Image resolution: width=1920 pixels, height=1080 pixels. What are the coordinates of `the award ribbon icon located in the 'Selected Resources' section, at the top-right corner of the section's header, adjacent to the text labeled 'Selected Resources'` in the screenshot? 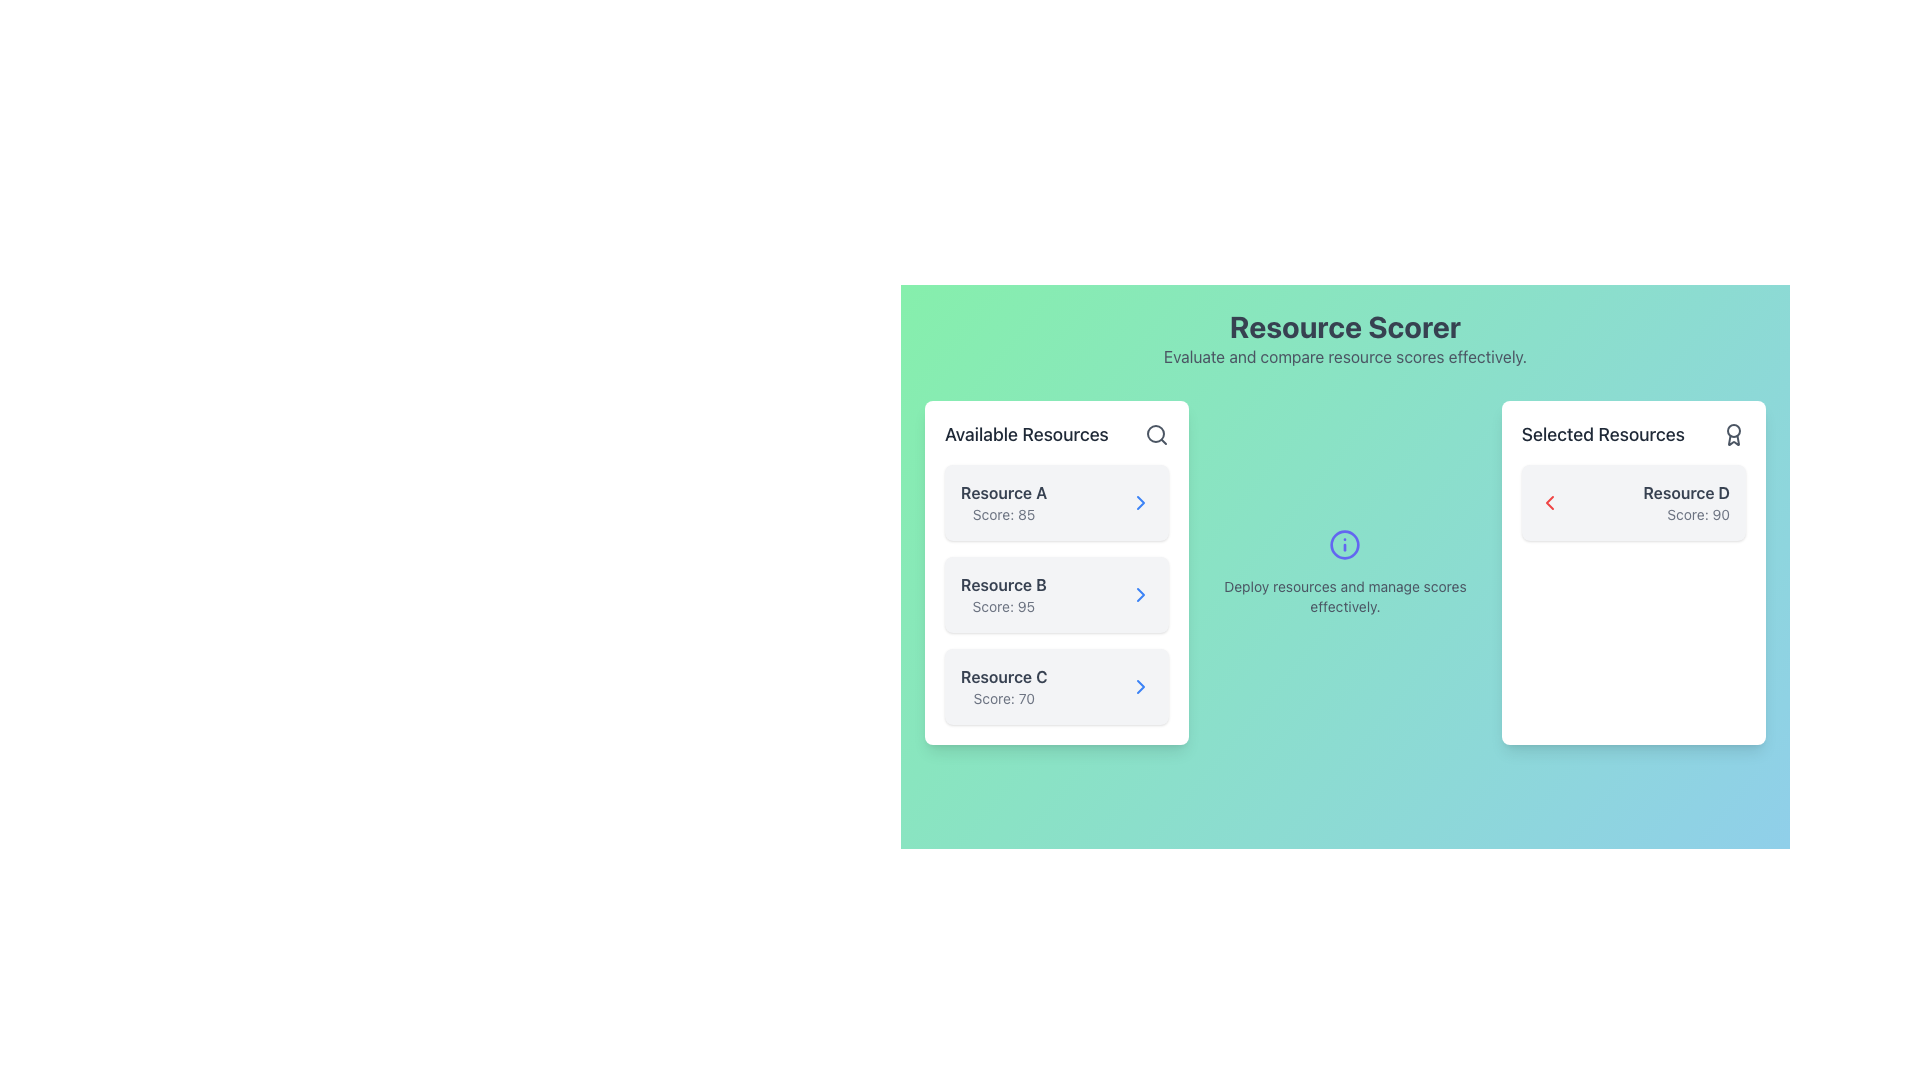 It's located at (1732, 434).